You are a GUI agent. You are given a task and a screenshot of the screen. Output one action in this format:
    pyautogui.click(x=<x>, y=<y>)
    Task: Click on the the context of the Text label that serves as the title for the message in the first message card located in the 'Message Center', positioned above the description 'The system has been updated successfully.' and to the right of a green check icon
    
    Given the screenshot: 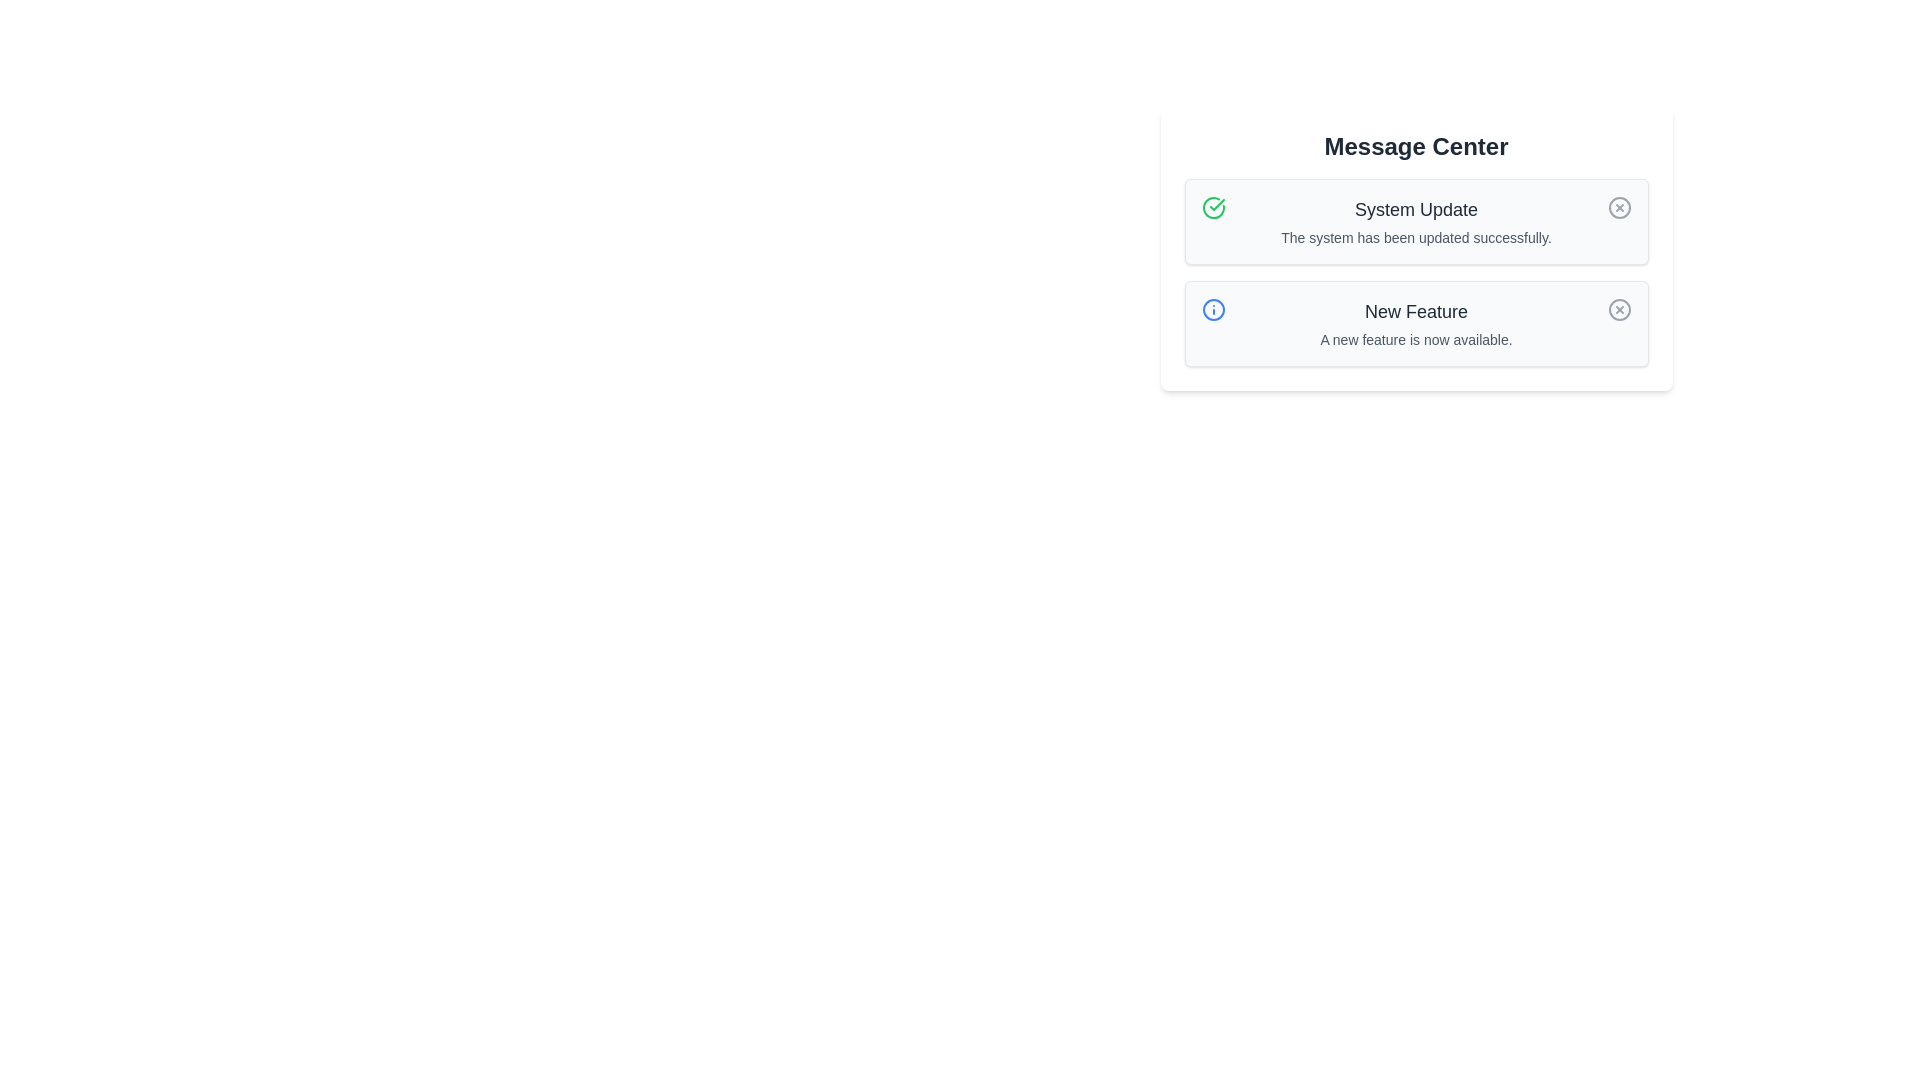 What is the action you would take?
    pyautogui.click(x=1415, y=209)
    